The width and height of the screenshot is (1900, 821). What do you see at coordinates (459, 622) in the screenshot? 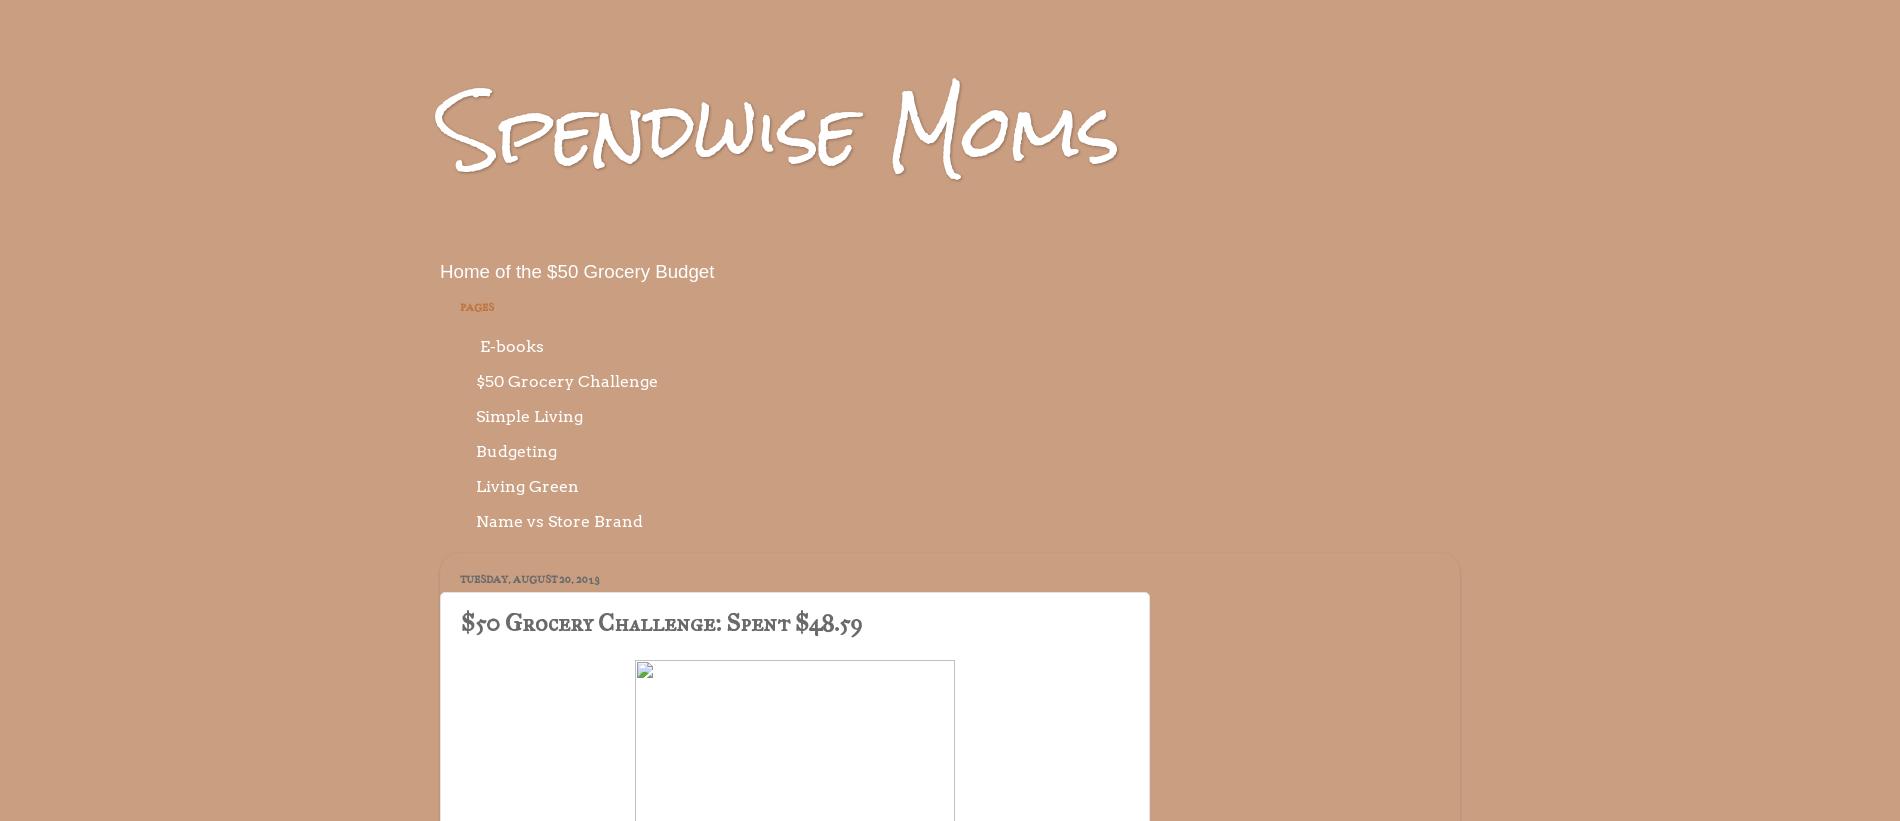
I see `'$50 Grocery Challenge:  Spent $48.59'` at bounding box center [459, 622].